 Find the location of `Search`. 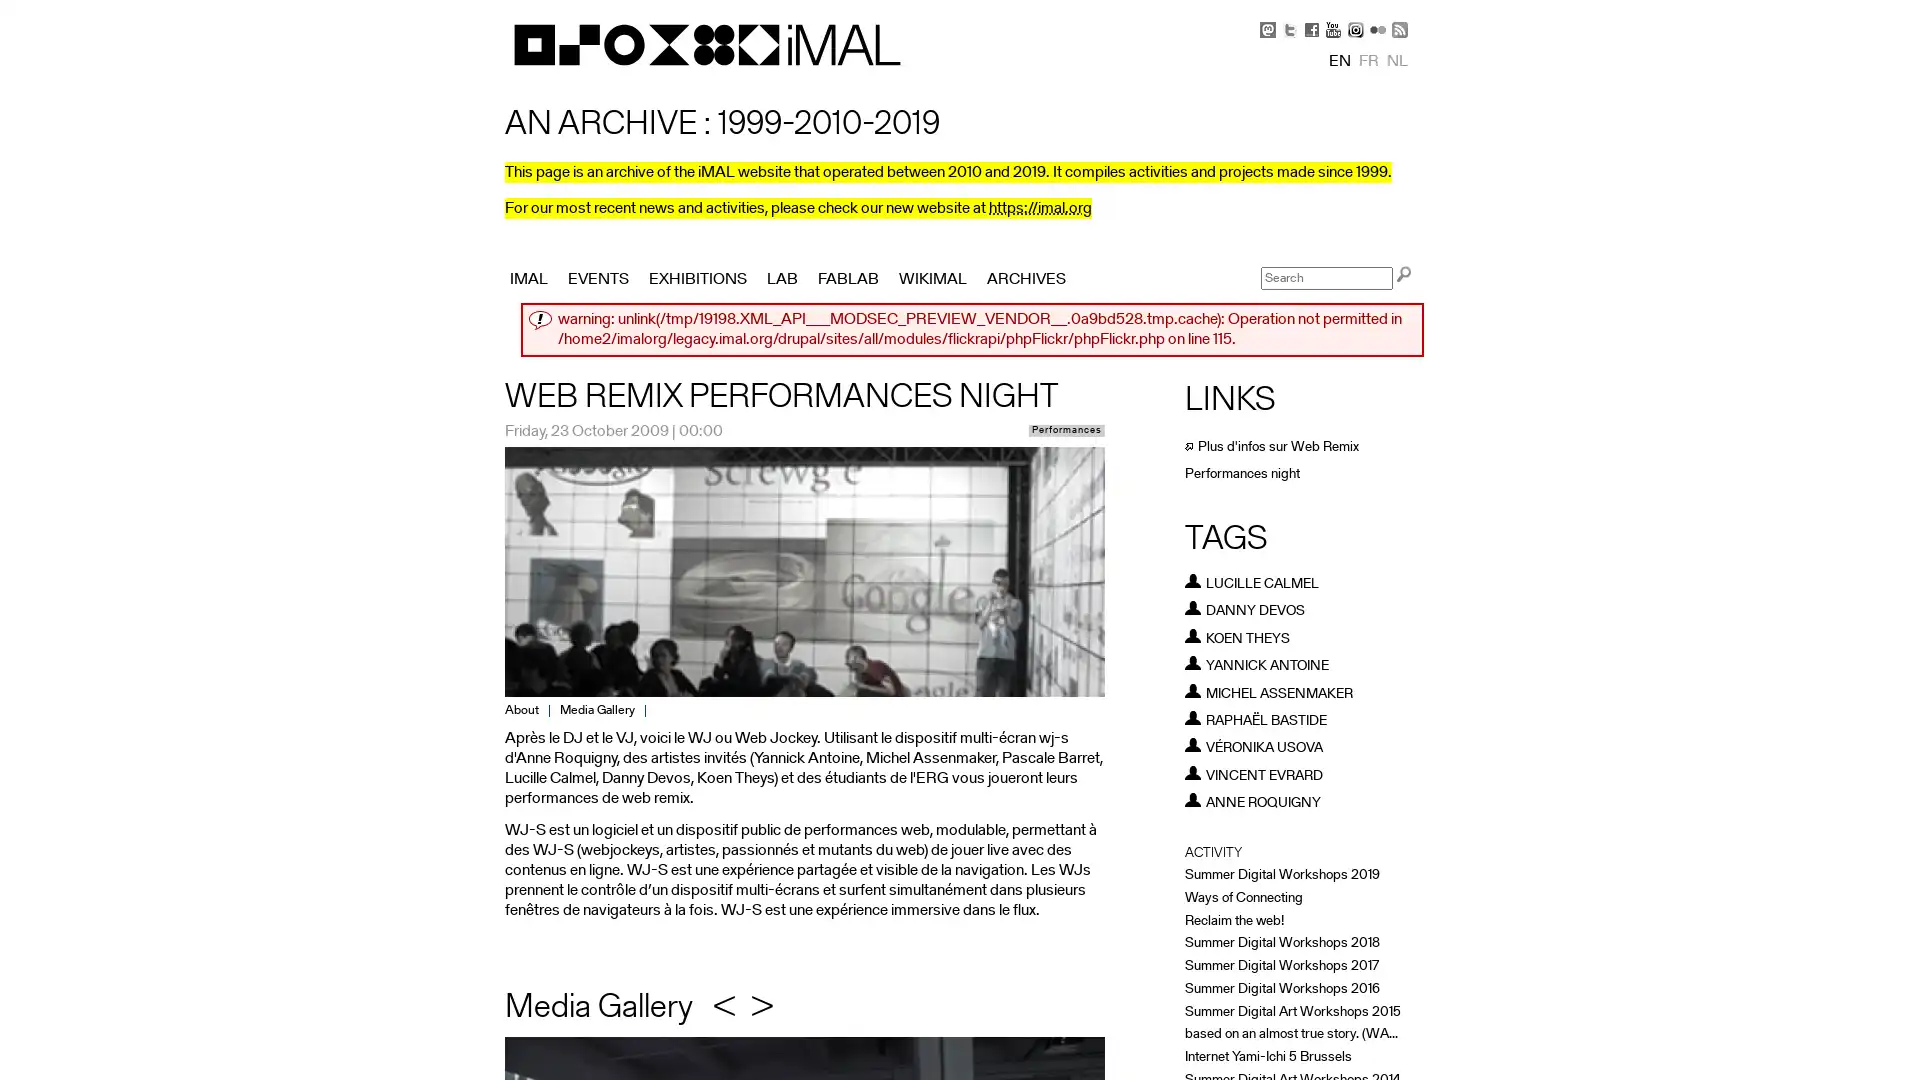

Search is located at coordinates (1402, 273).